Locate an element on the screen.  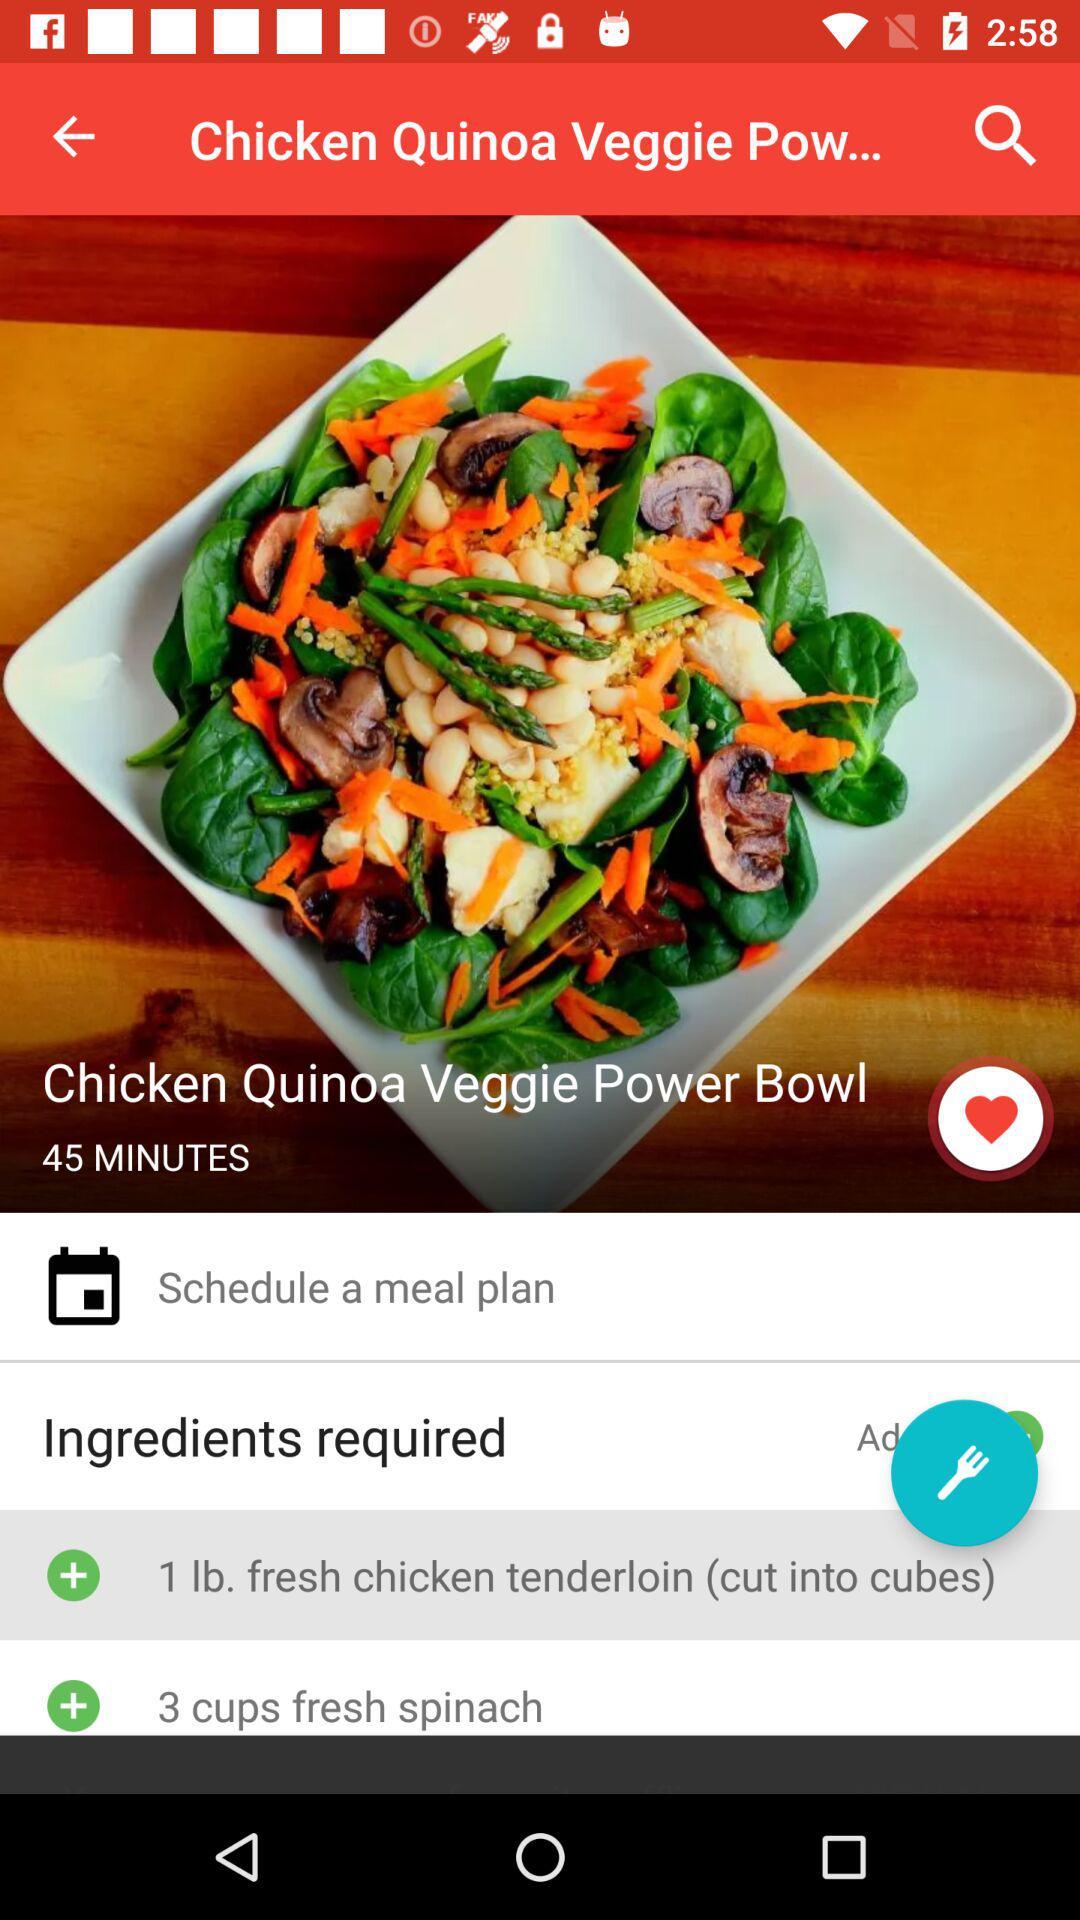
the  symbol at bottom left is located at coordinates (72, 1704).